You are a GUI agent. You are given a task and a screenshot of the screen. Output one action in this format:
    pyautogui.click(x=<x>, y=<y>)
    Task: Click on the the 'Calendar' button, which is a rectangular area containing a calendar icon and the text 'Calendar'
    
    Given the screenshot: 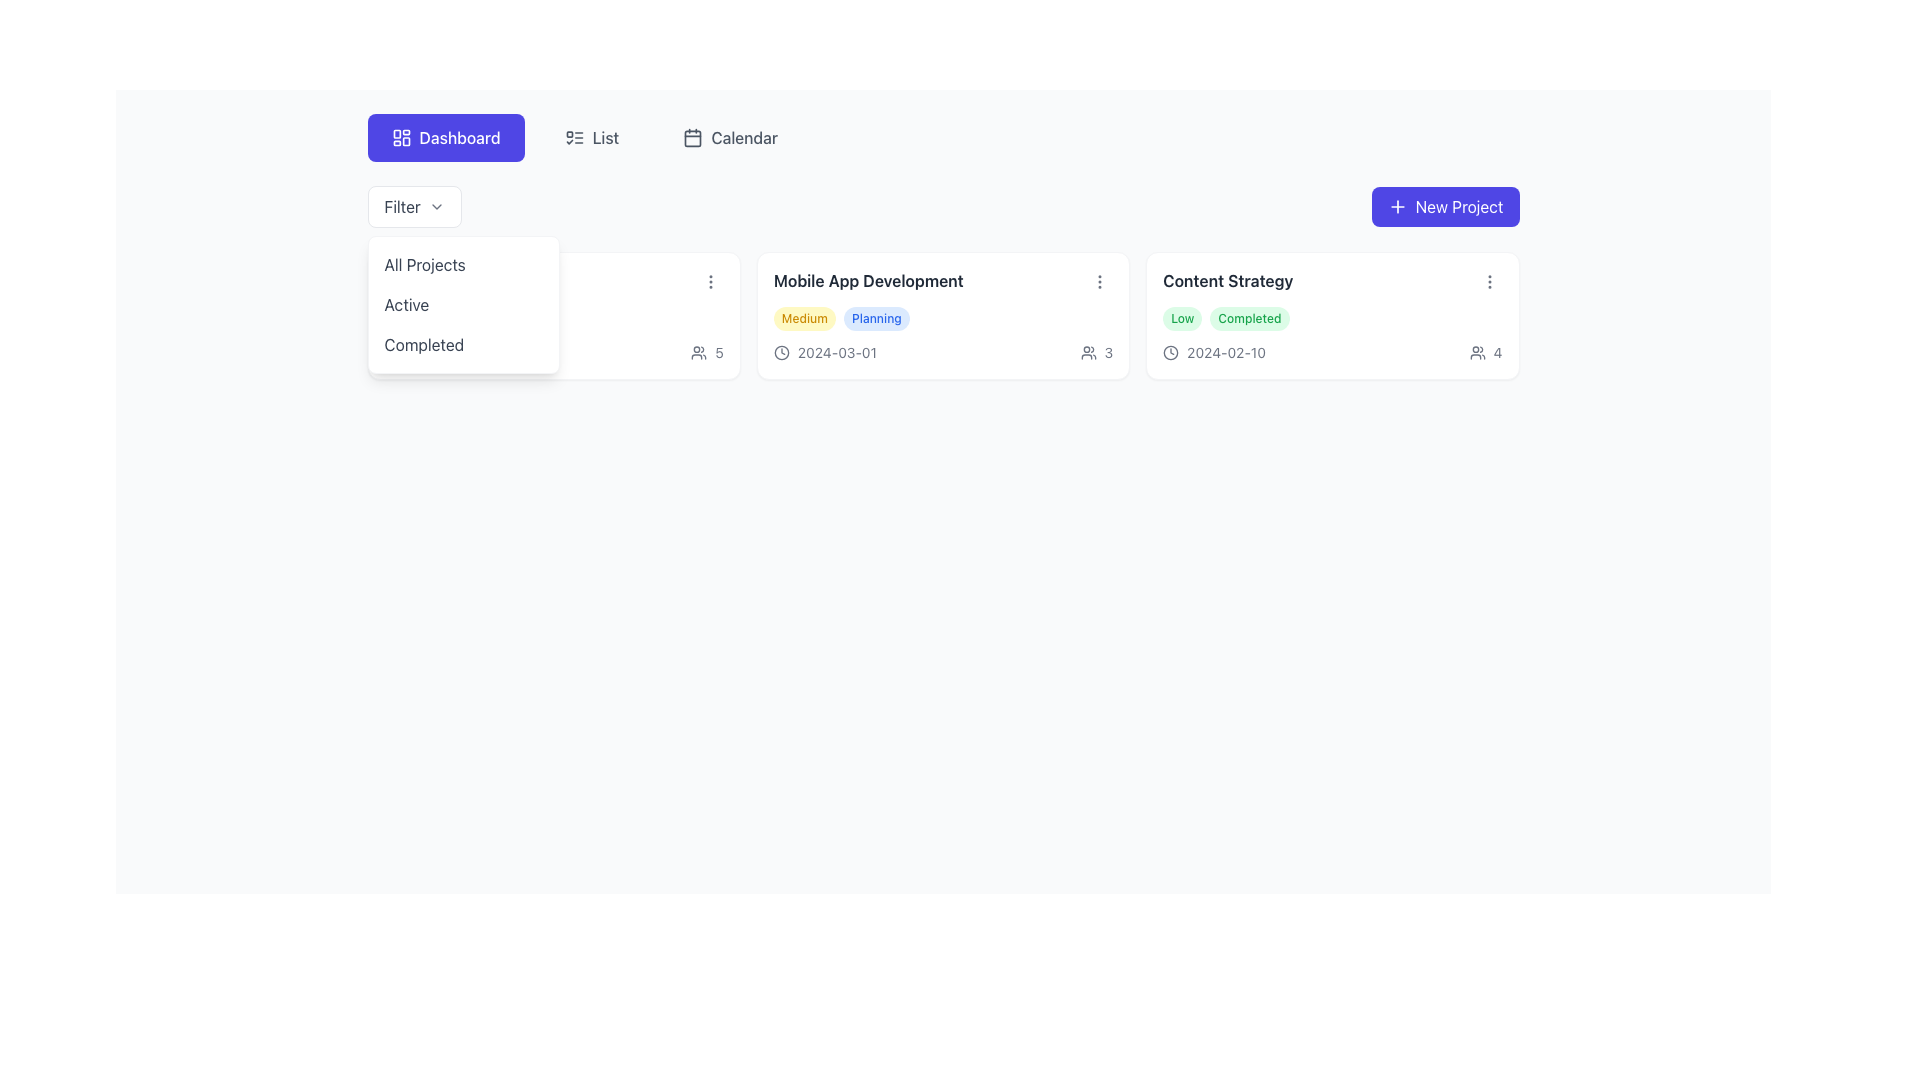 What is the action you would take?
    pyautogui.click(x=729, y=137)
    